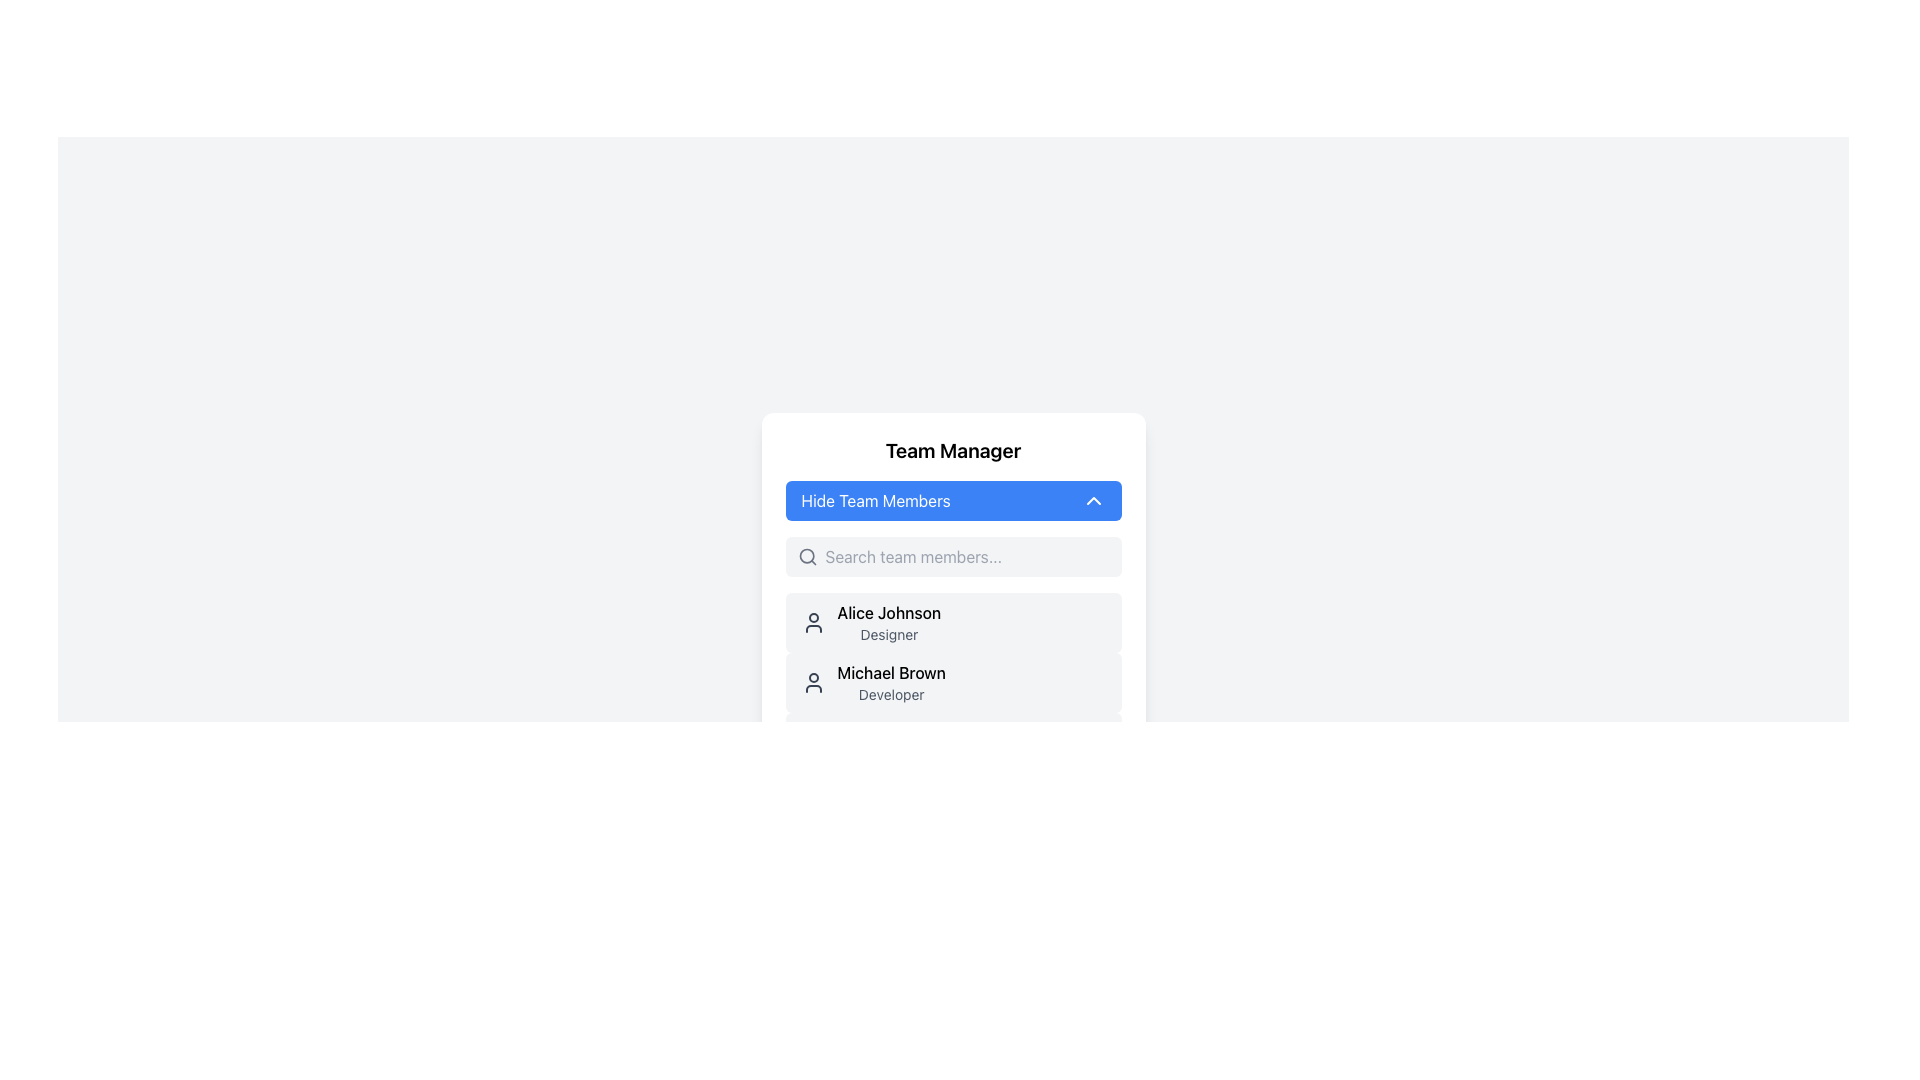 This screenshot has width=1920, height=1080. Describe the element at coordinates (967, 556) in the screenshot. I see `the text input field with the placeholder 'Search team members...'` at that location.